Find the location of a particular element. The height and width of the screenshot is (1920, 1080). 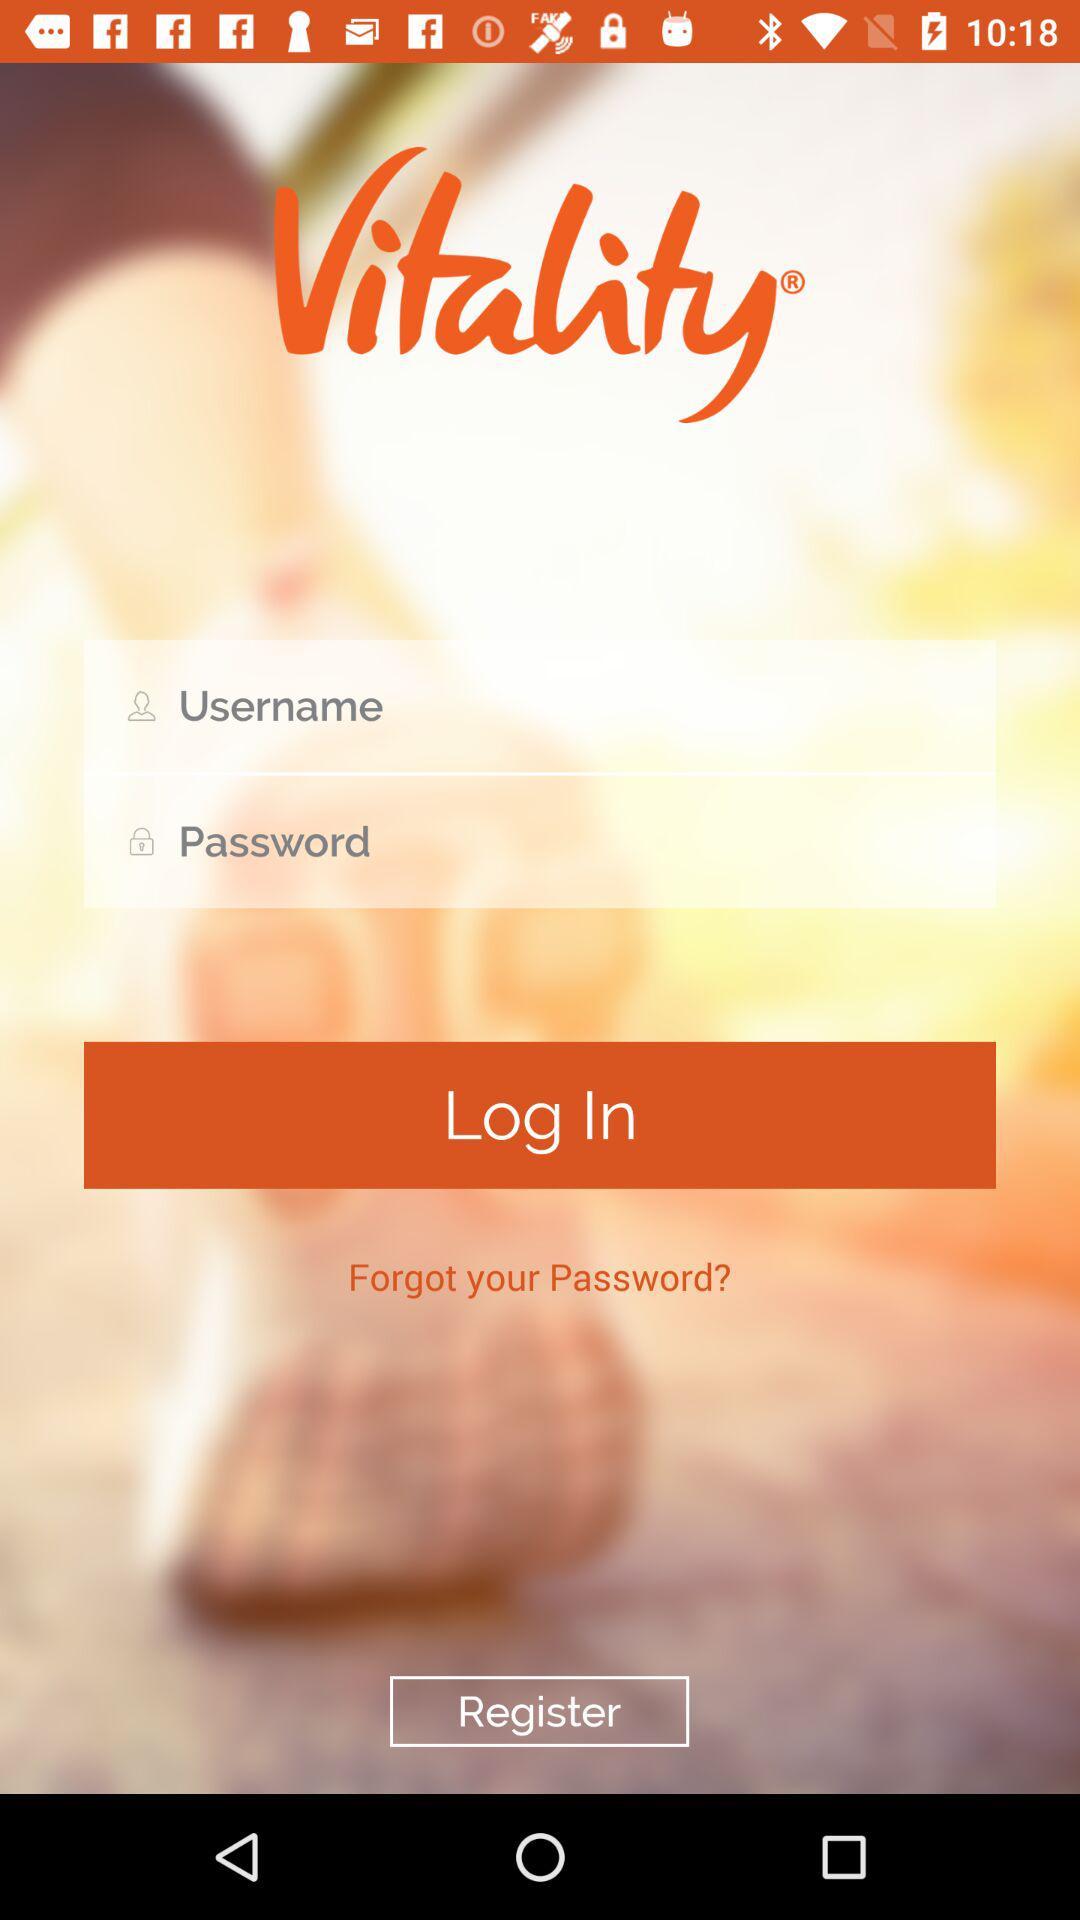

the icon above the forgot your password? item is located at coordinates (540, 1114).